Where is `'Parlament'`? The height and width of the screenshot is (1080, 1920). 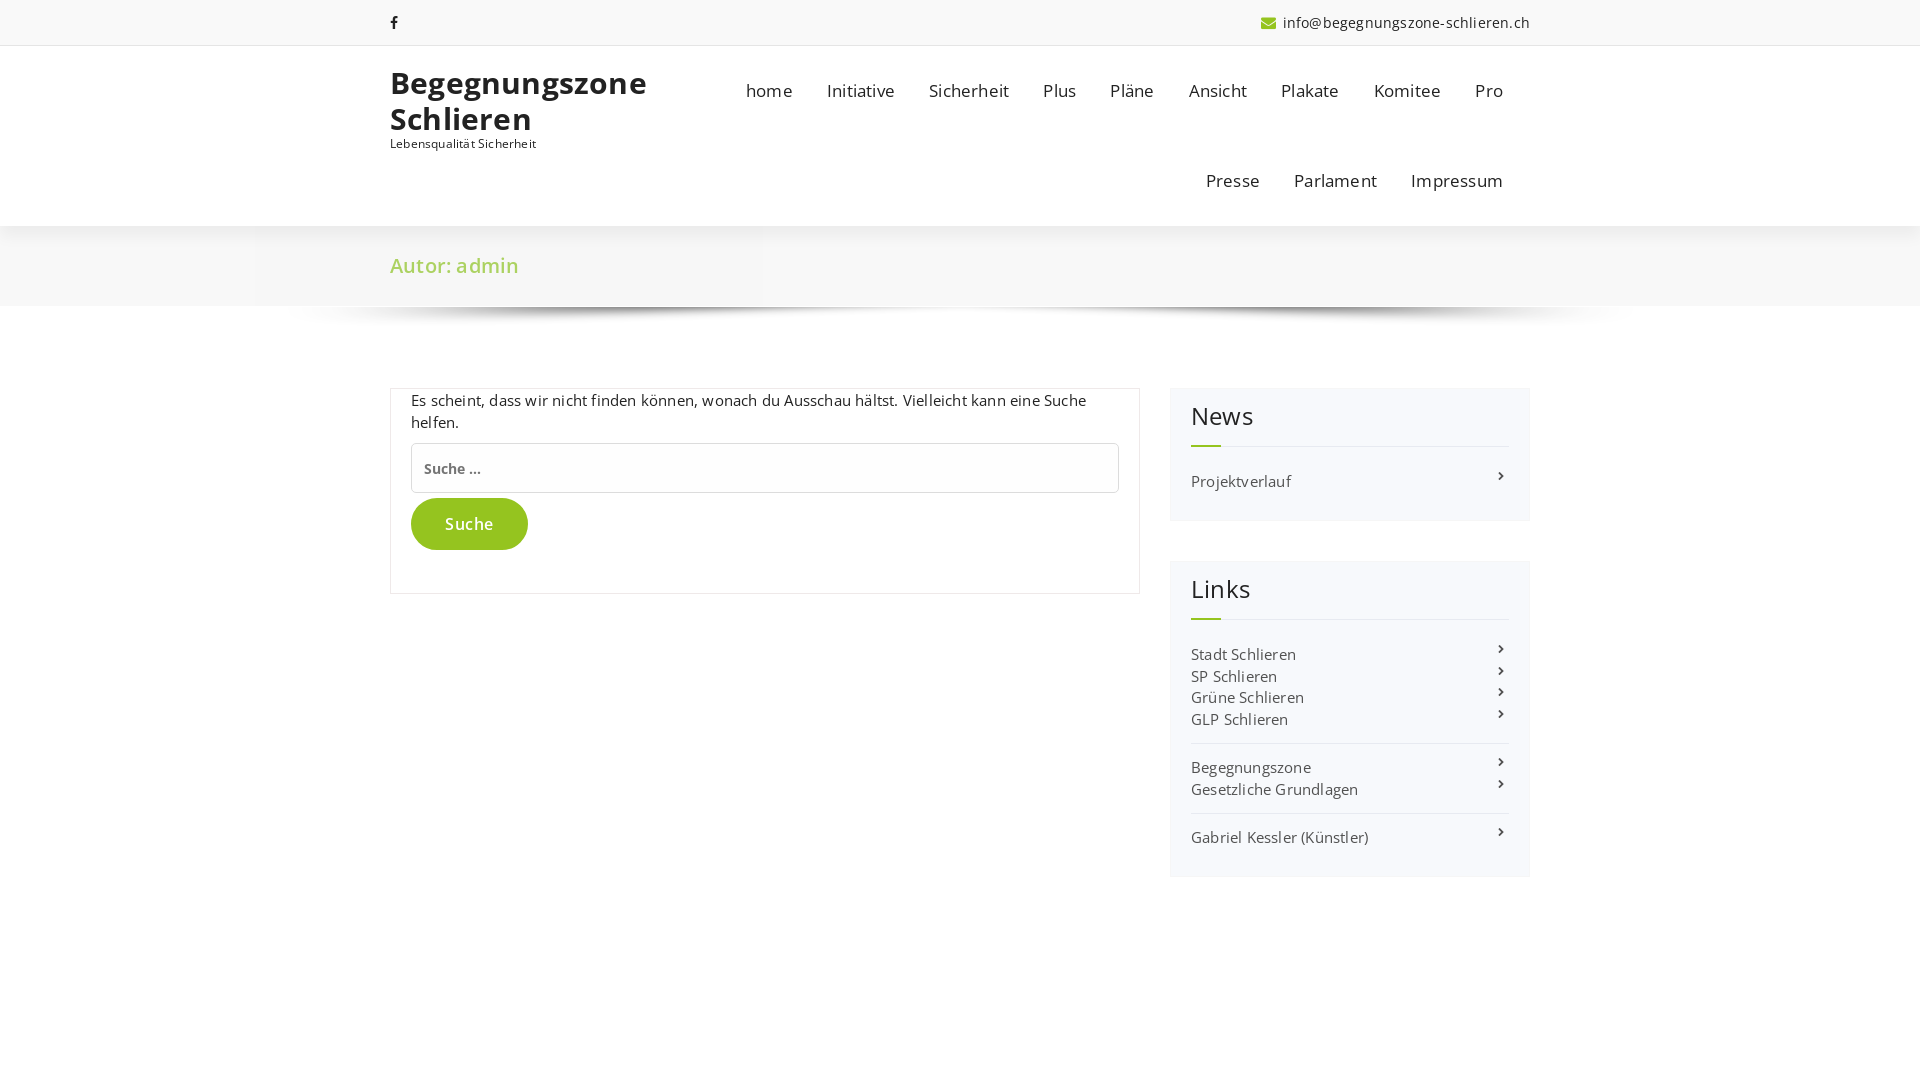
'Parlament' is located at coordinates (1335, 181).